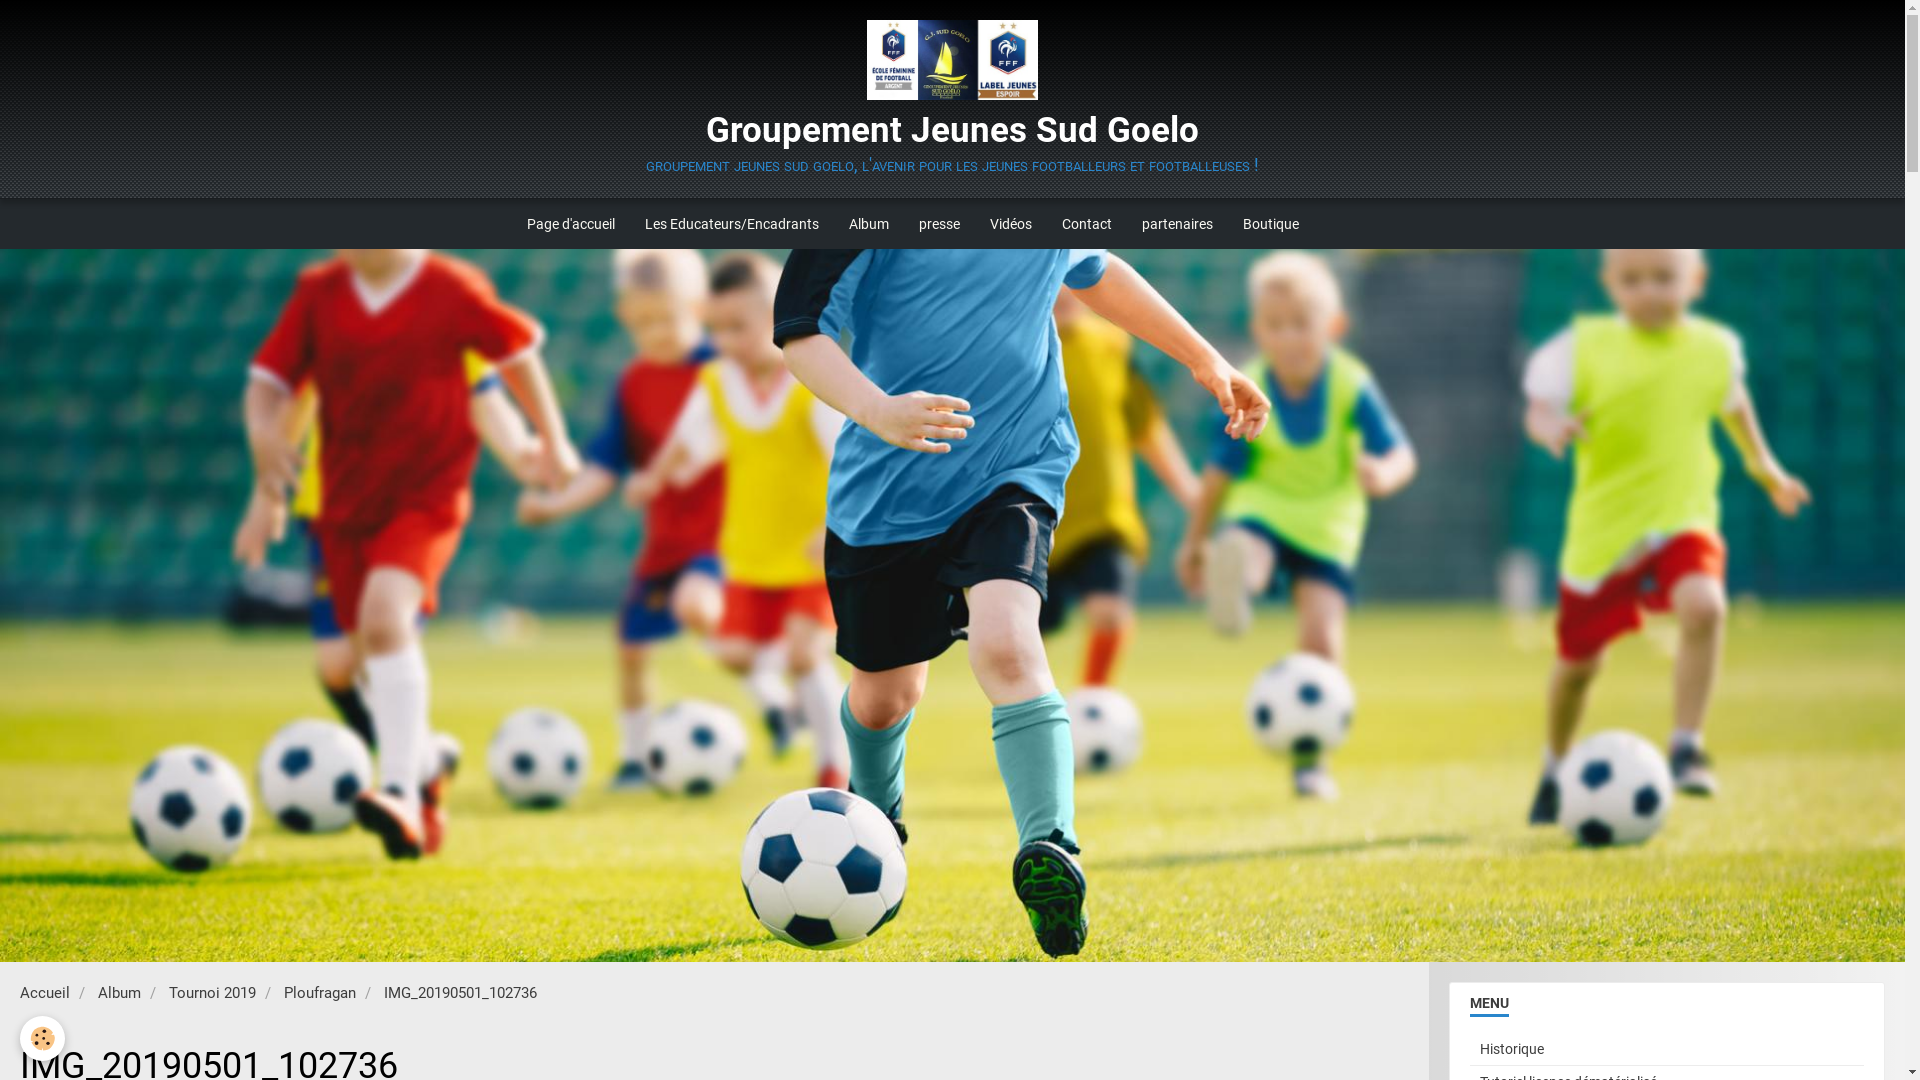 This screenshot has width=1920, height=1080. I want to click on 'Les Educateurs/Encadrants', so click(730, 223).